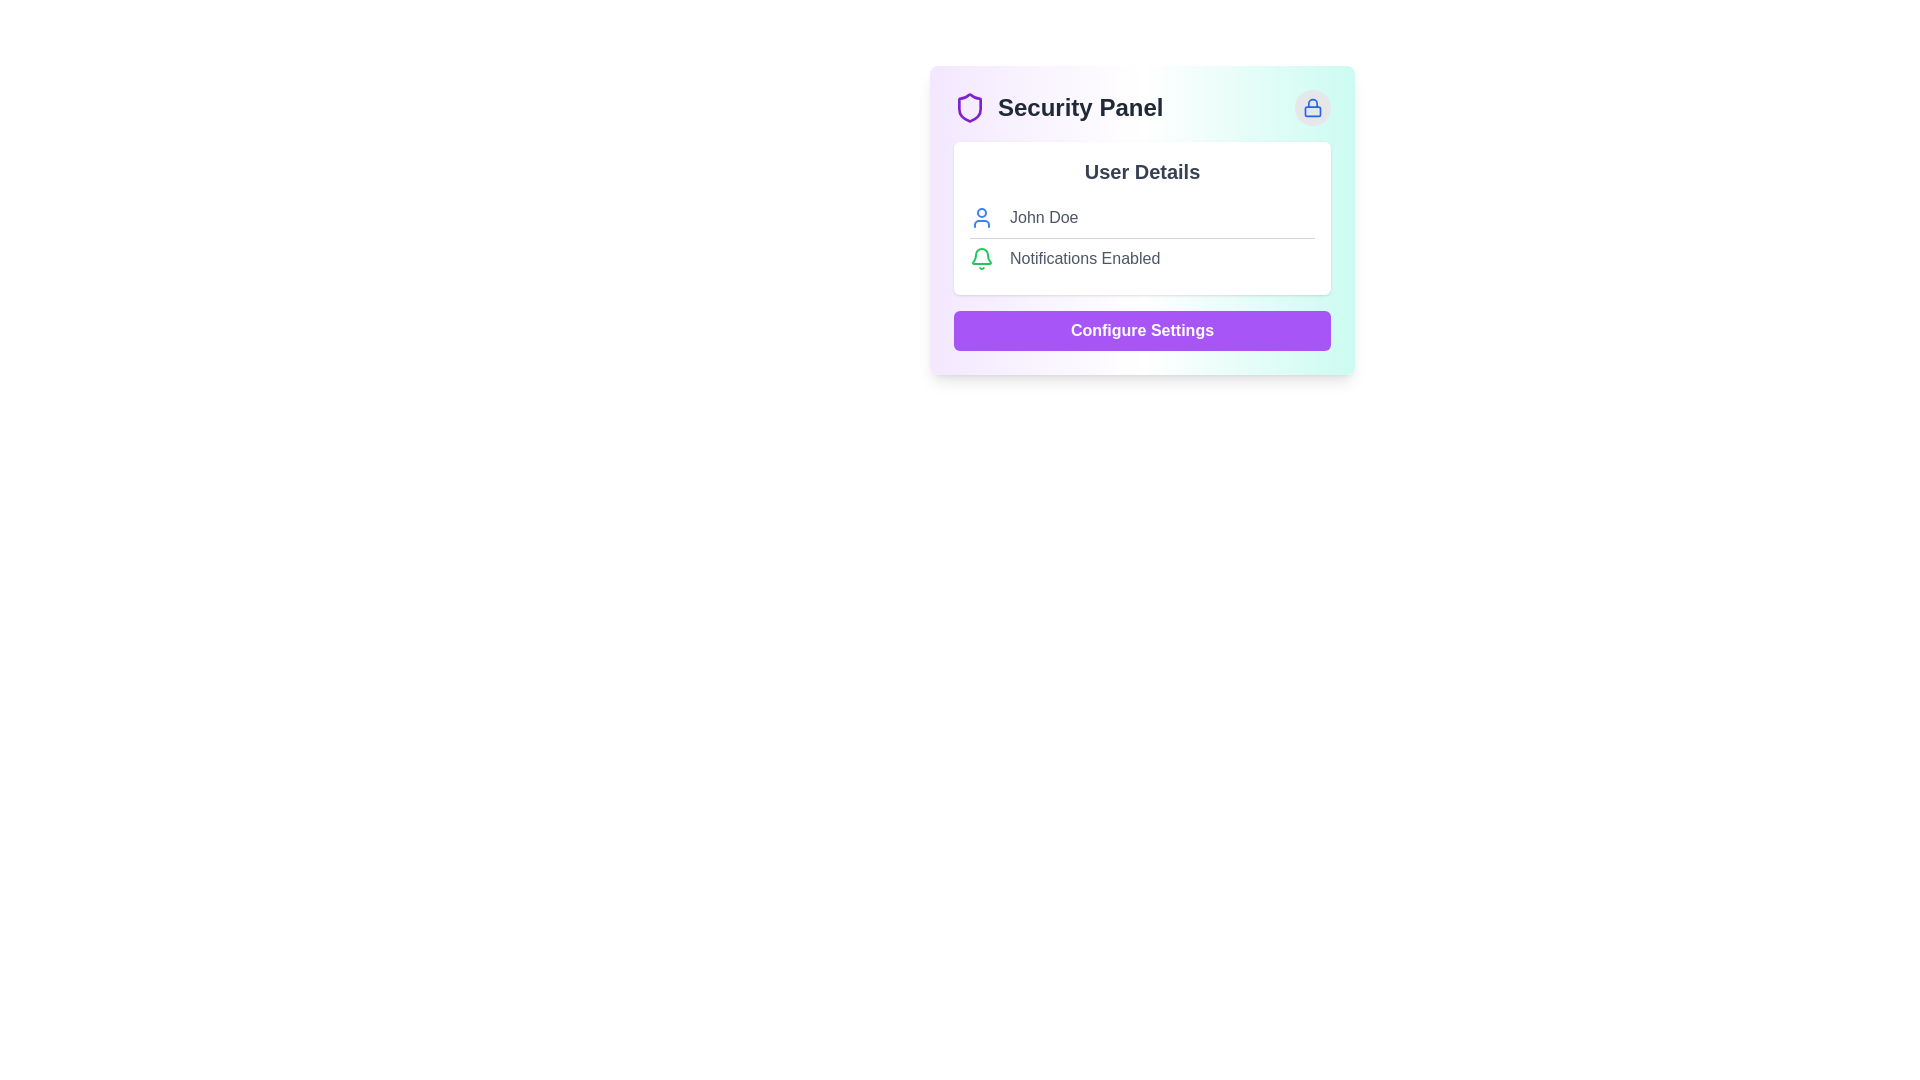 This screenshot has width=1920, height=1080. Describe the element at coordinates (1313, 111) in the screenshot. I see `the lower part of the lock icon located at the top right of the Security Panel card` at that location.